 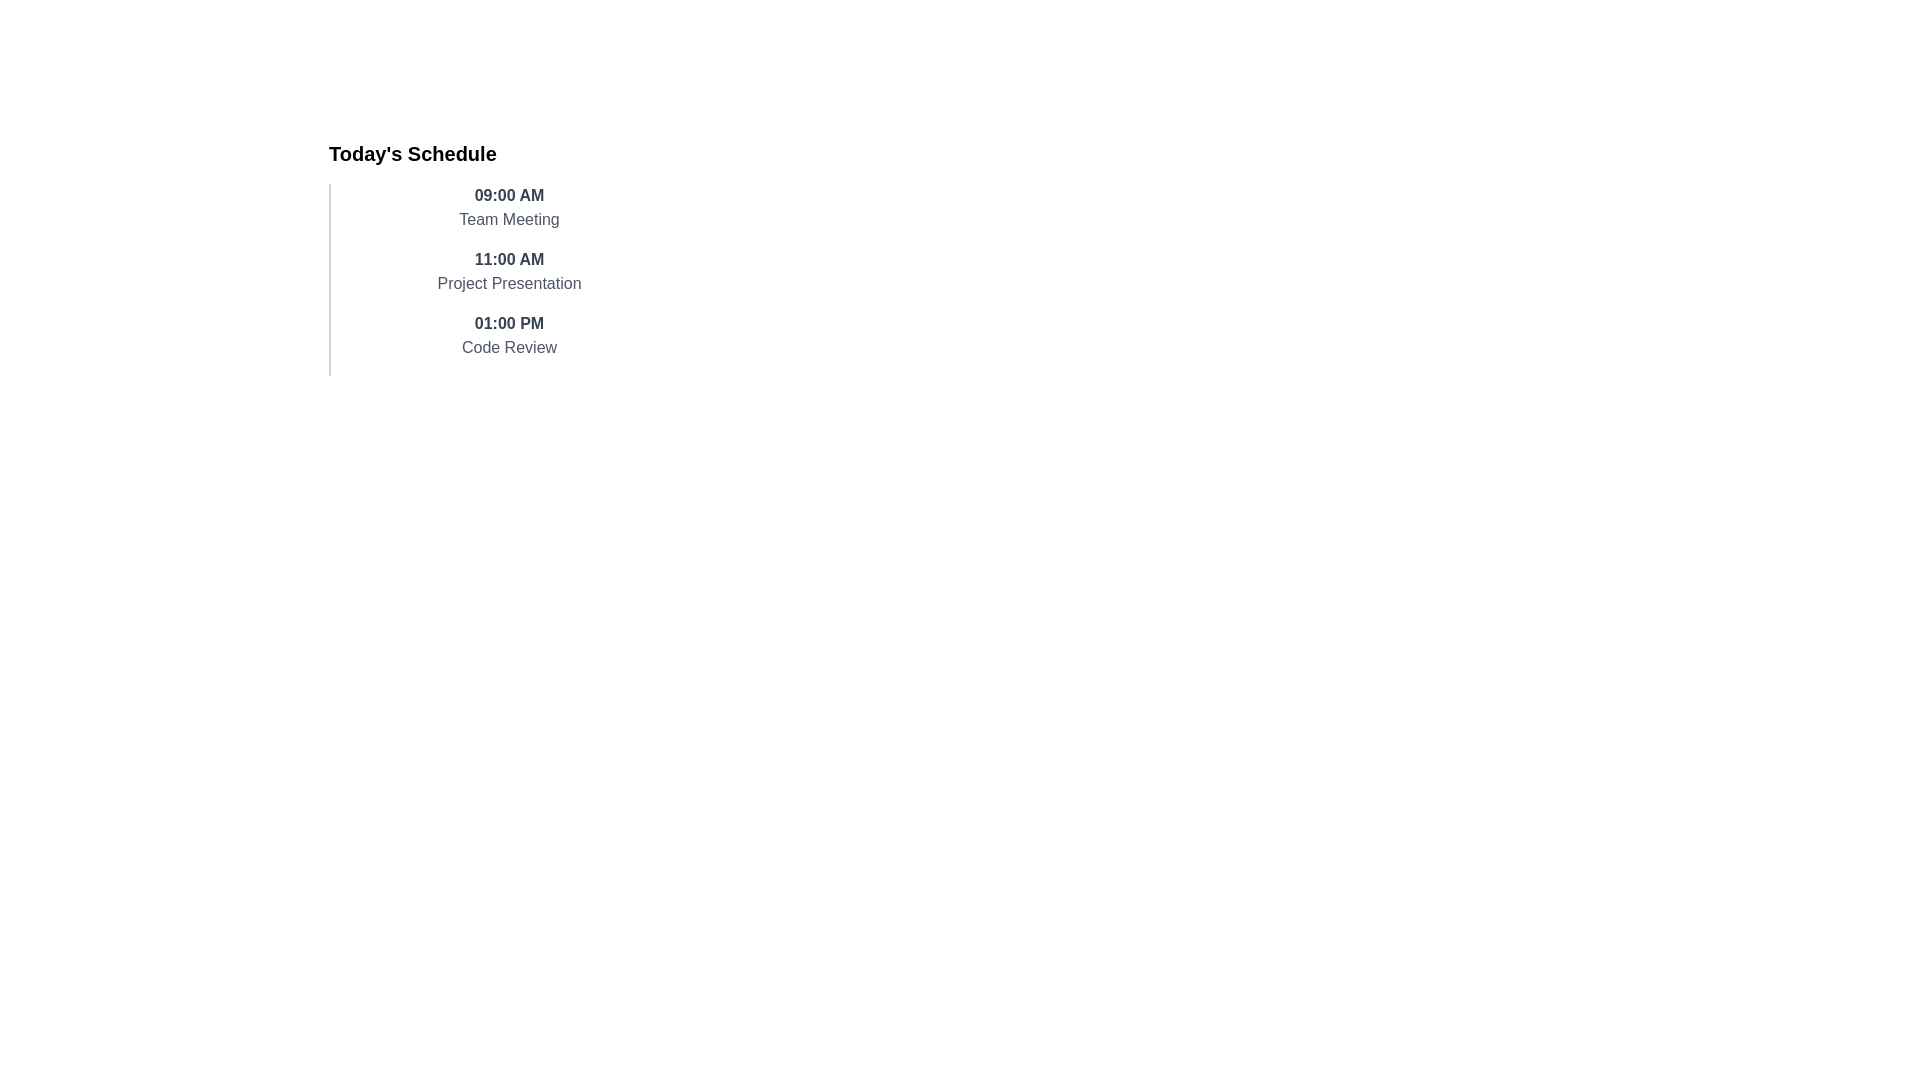 What do you see at coordinates (509, 334) in the screenshot?
I see `the text block displaying '01:00 PM' followed by 'Code Review', which is the third item in the vertically stacked schedule list` at bounding box center [509, 334].